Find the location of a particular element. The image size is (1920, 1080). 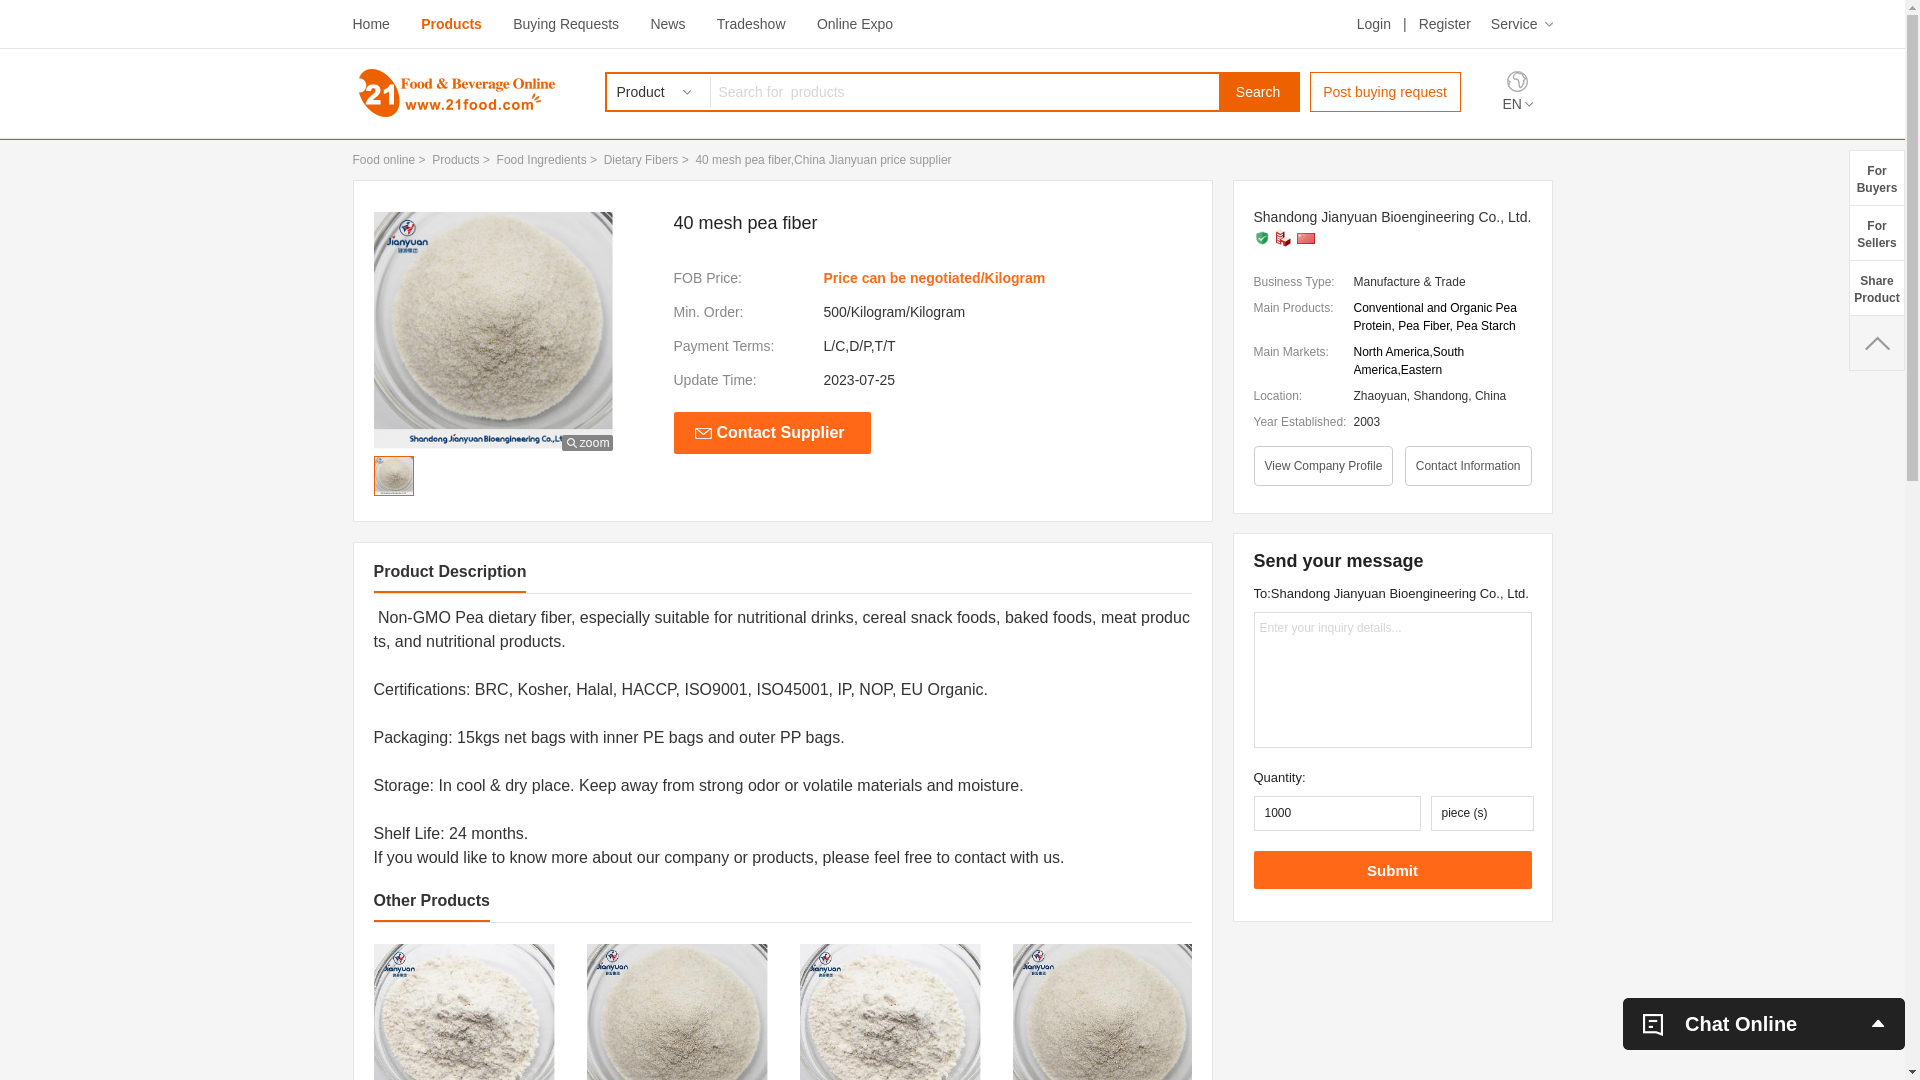

'Food online' is located at coordinates (383, 158).